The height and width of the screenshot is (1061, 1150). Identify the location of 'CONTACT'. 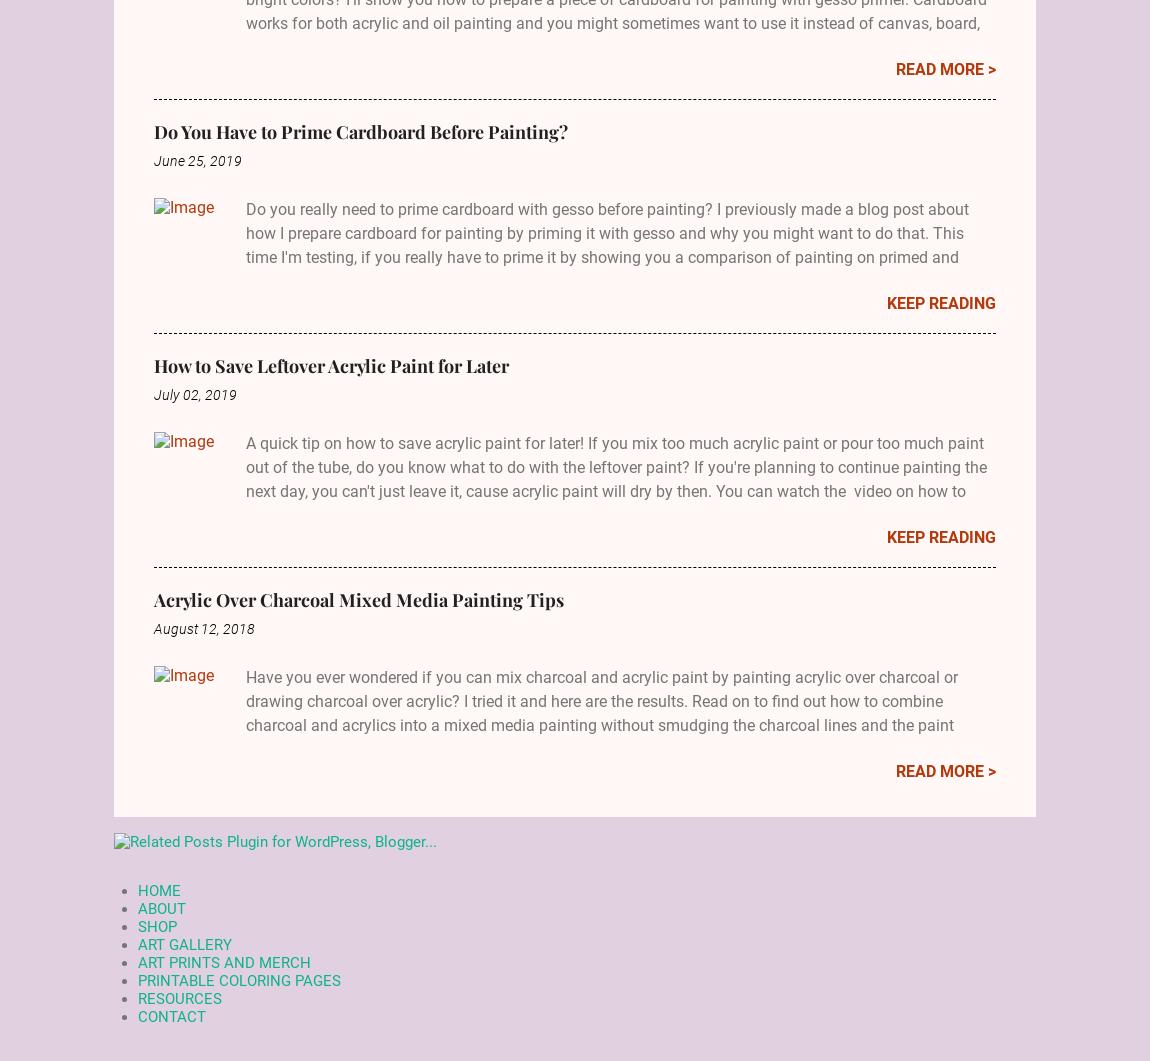
(171, 1015).